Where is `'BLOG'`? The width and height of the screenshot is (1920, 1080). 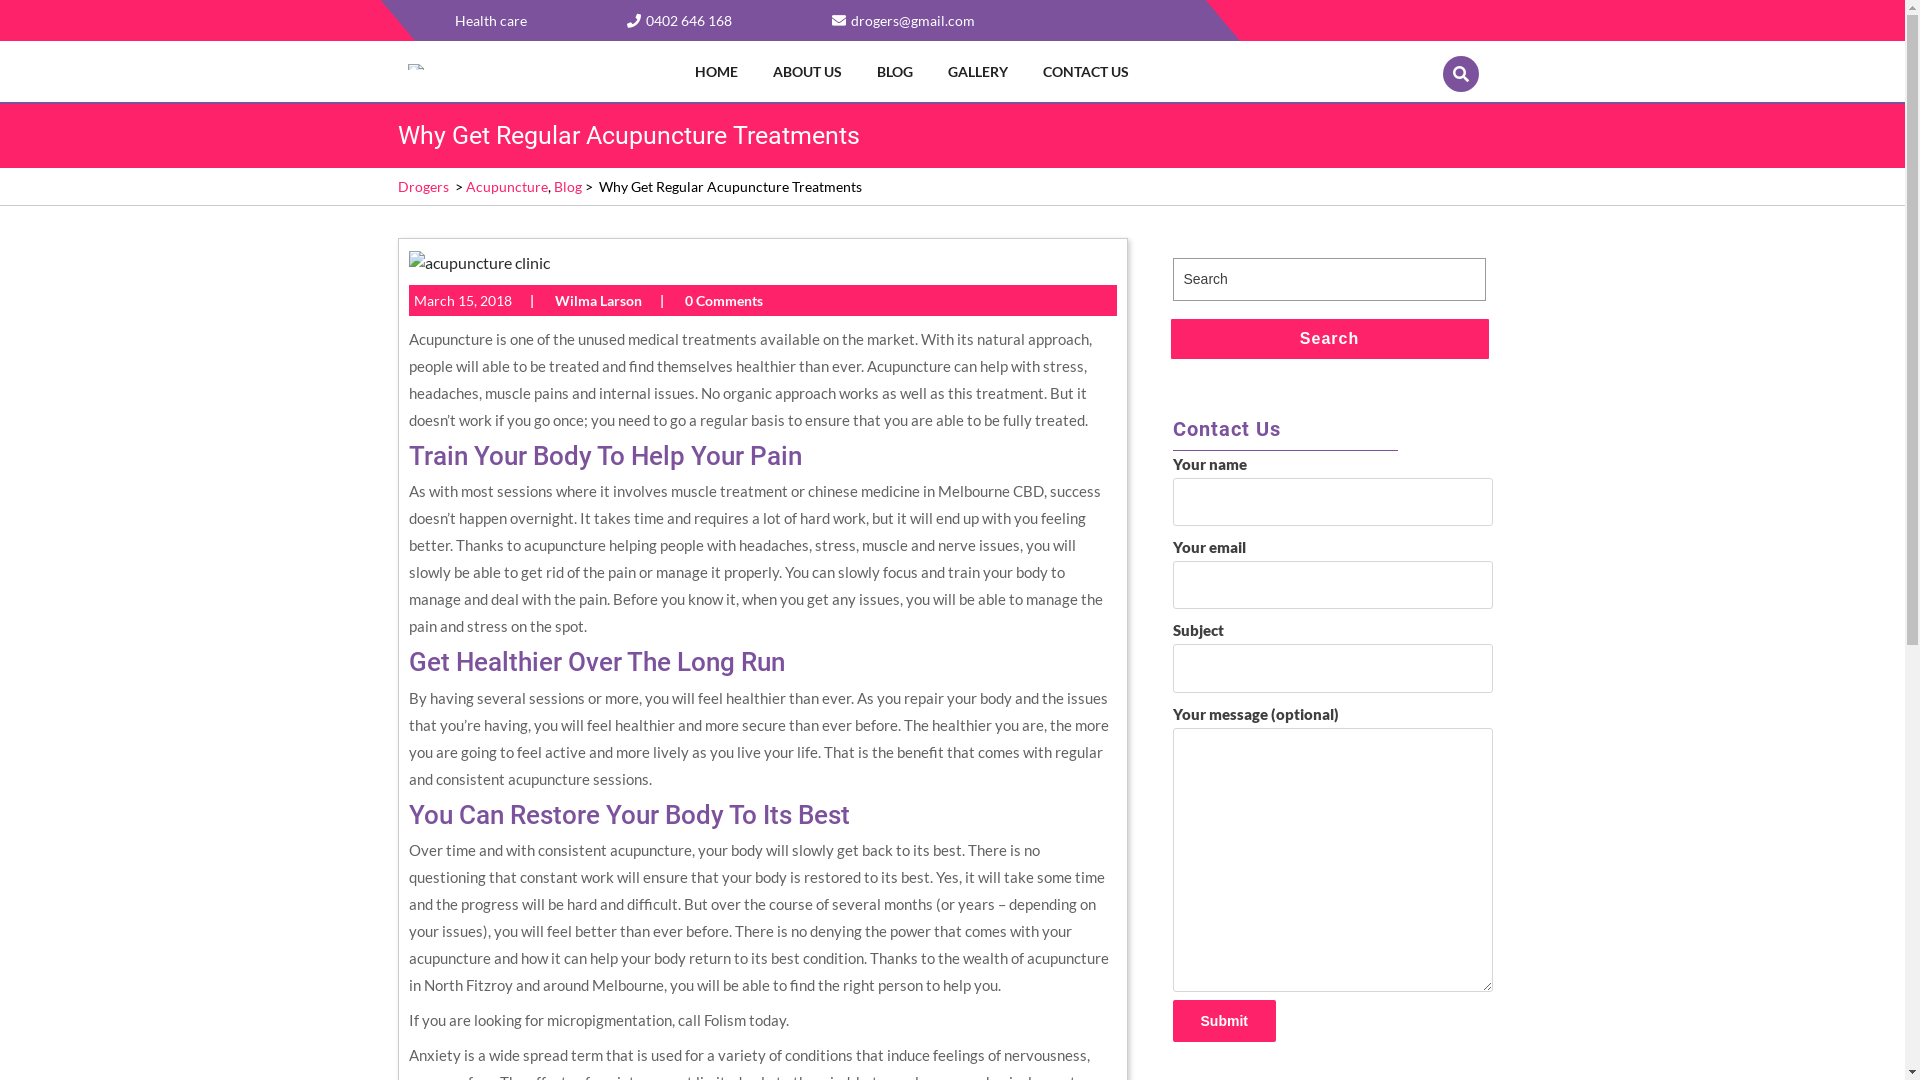
'BLOG' is located at coordinates (864, 70).